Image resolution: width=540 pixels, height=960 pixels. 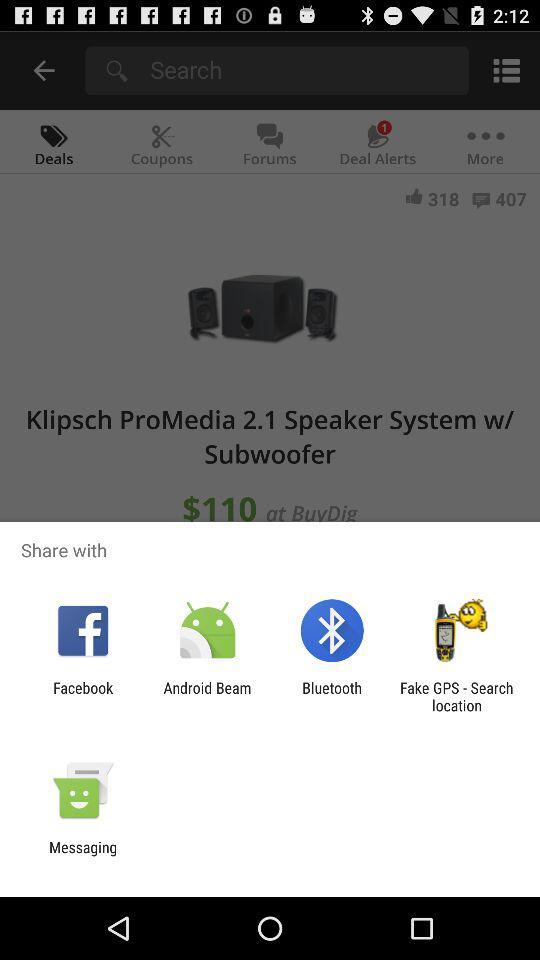 What do you see at coordinates (206, 696) in the screenshot?
I see `icon to the right of facebook app` at bounding box center [206, 696].